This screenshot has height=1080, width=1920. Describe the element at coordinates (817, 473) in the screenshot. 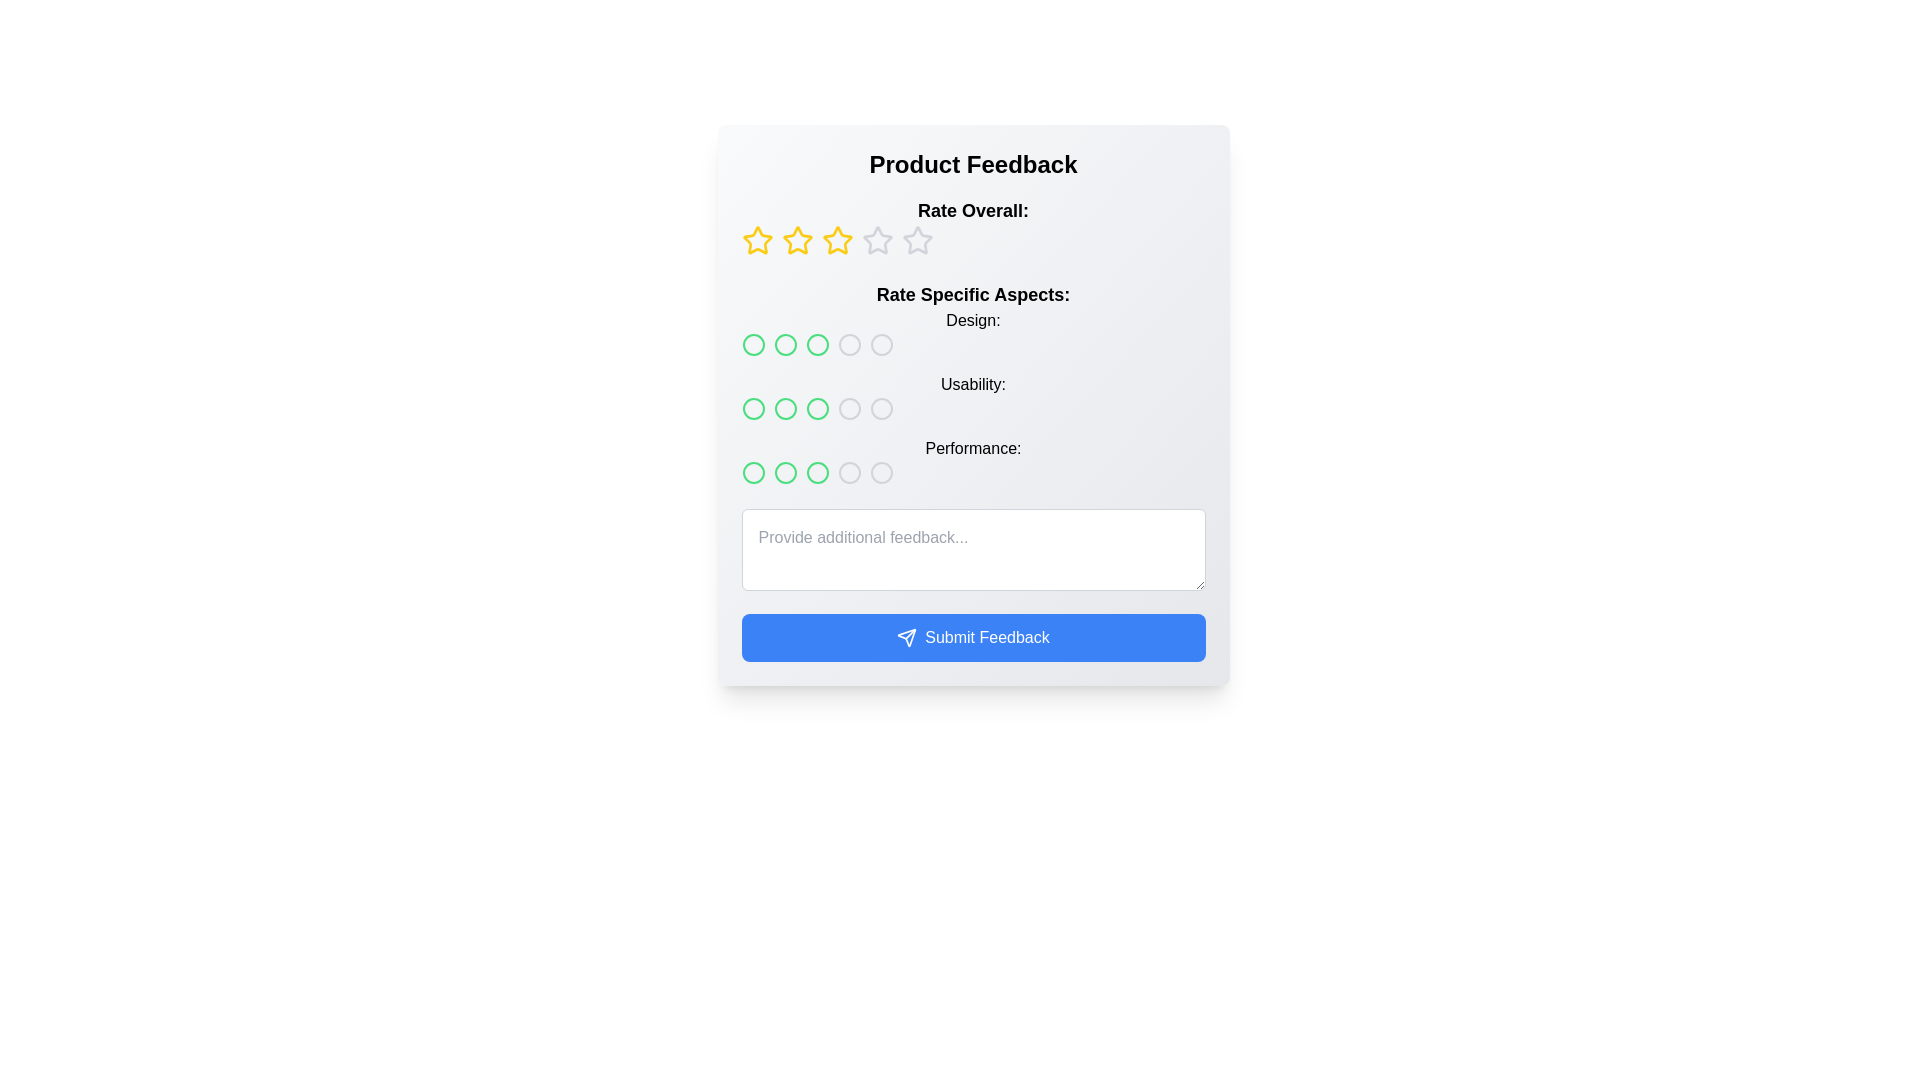

I see `the fifth radio button in the horizontal sequence` at that location.